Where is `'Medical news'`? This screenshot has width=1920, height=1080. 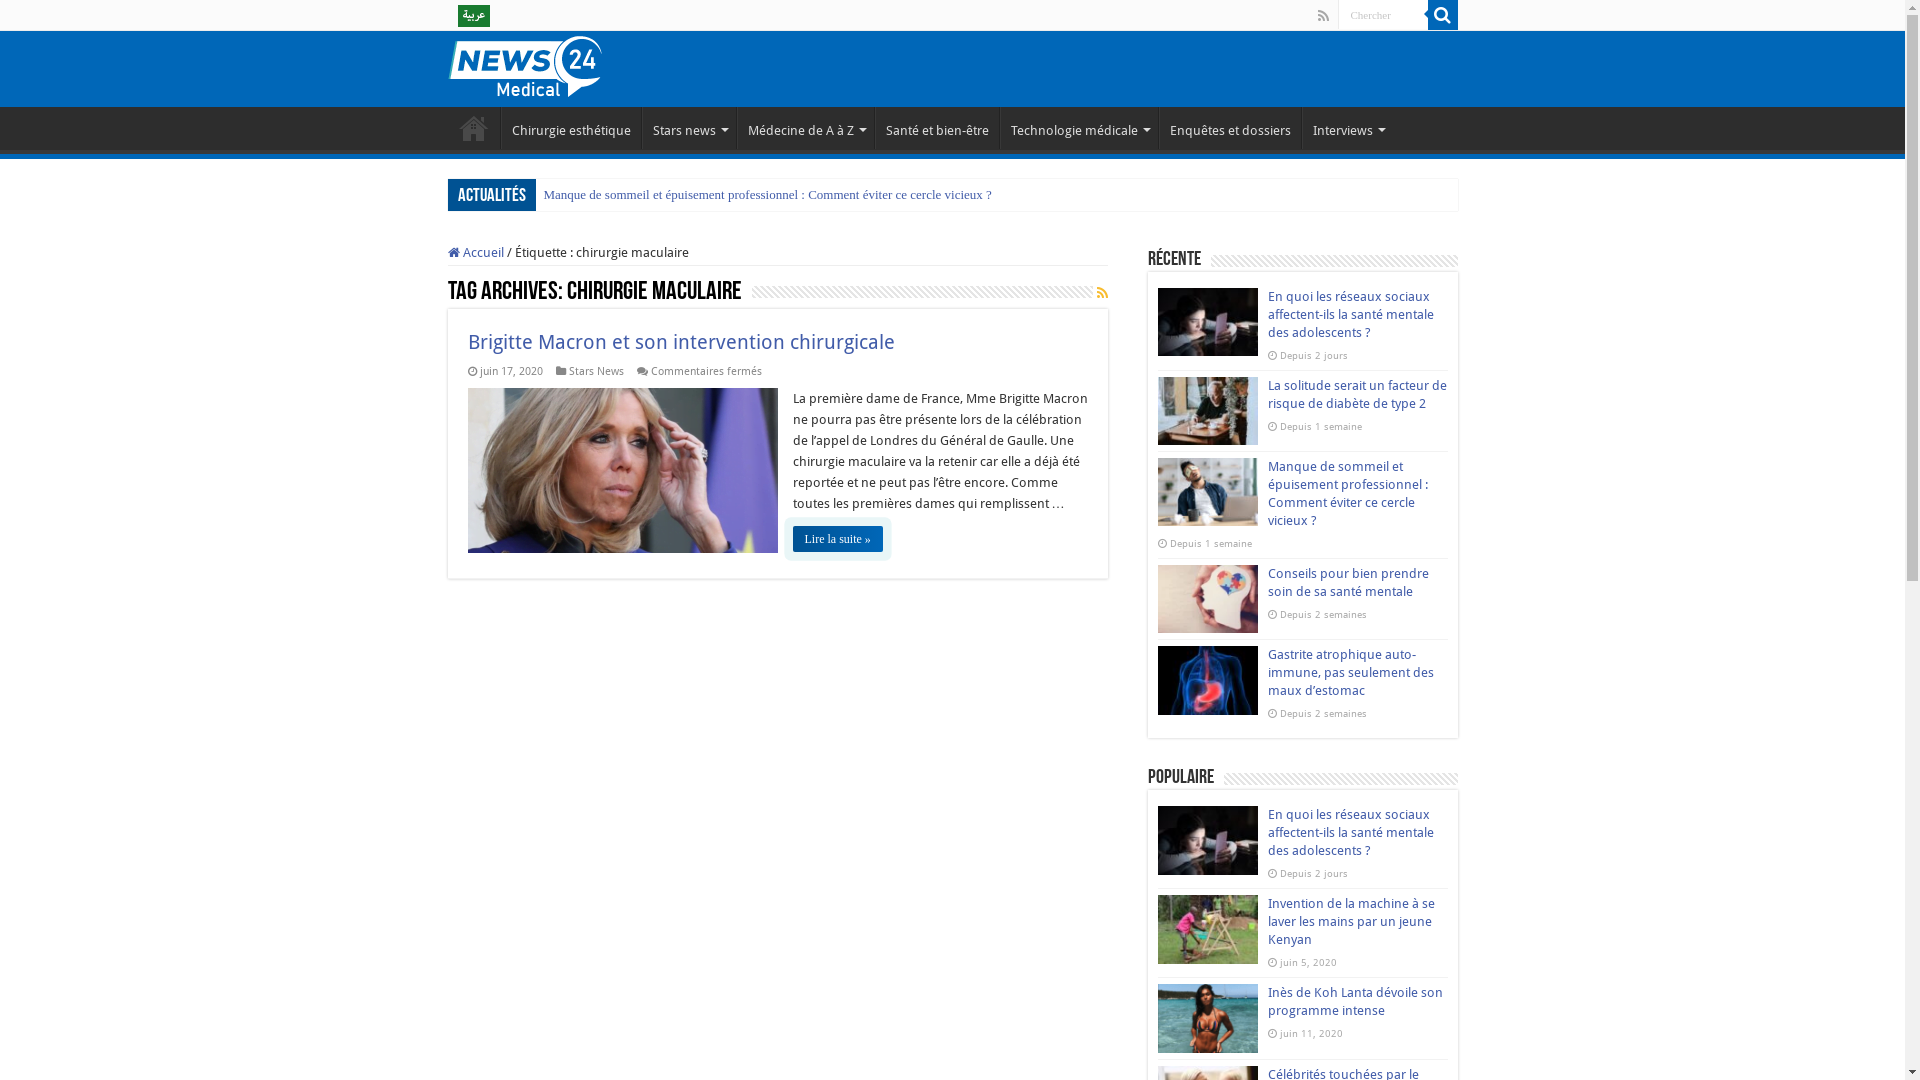 'Medical news' is located at coordinates (524, 64).